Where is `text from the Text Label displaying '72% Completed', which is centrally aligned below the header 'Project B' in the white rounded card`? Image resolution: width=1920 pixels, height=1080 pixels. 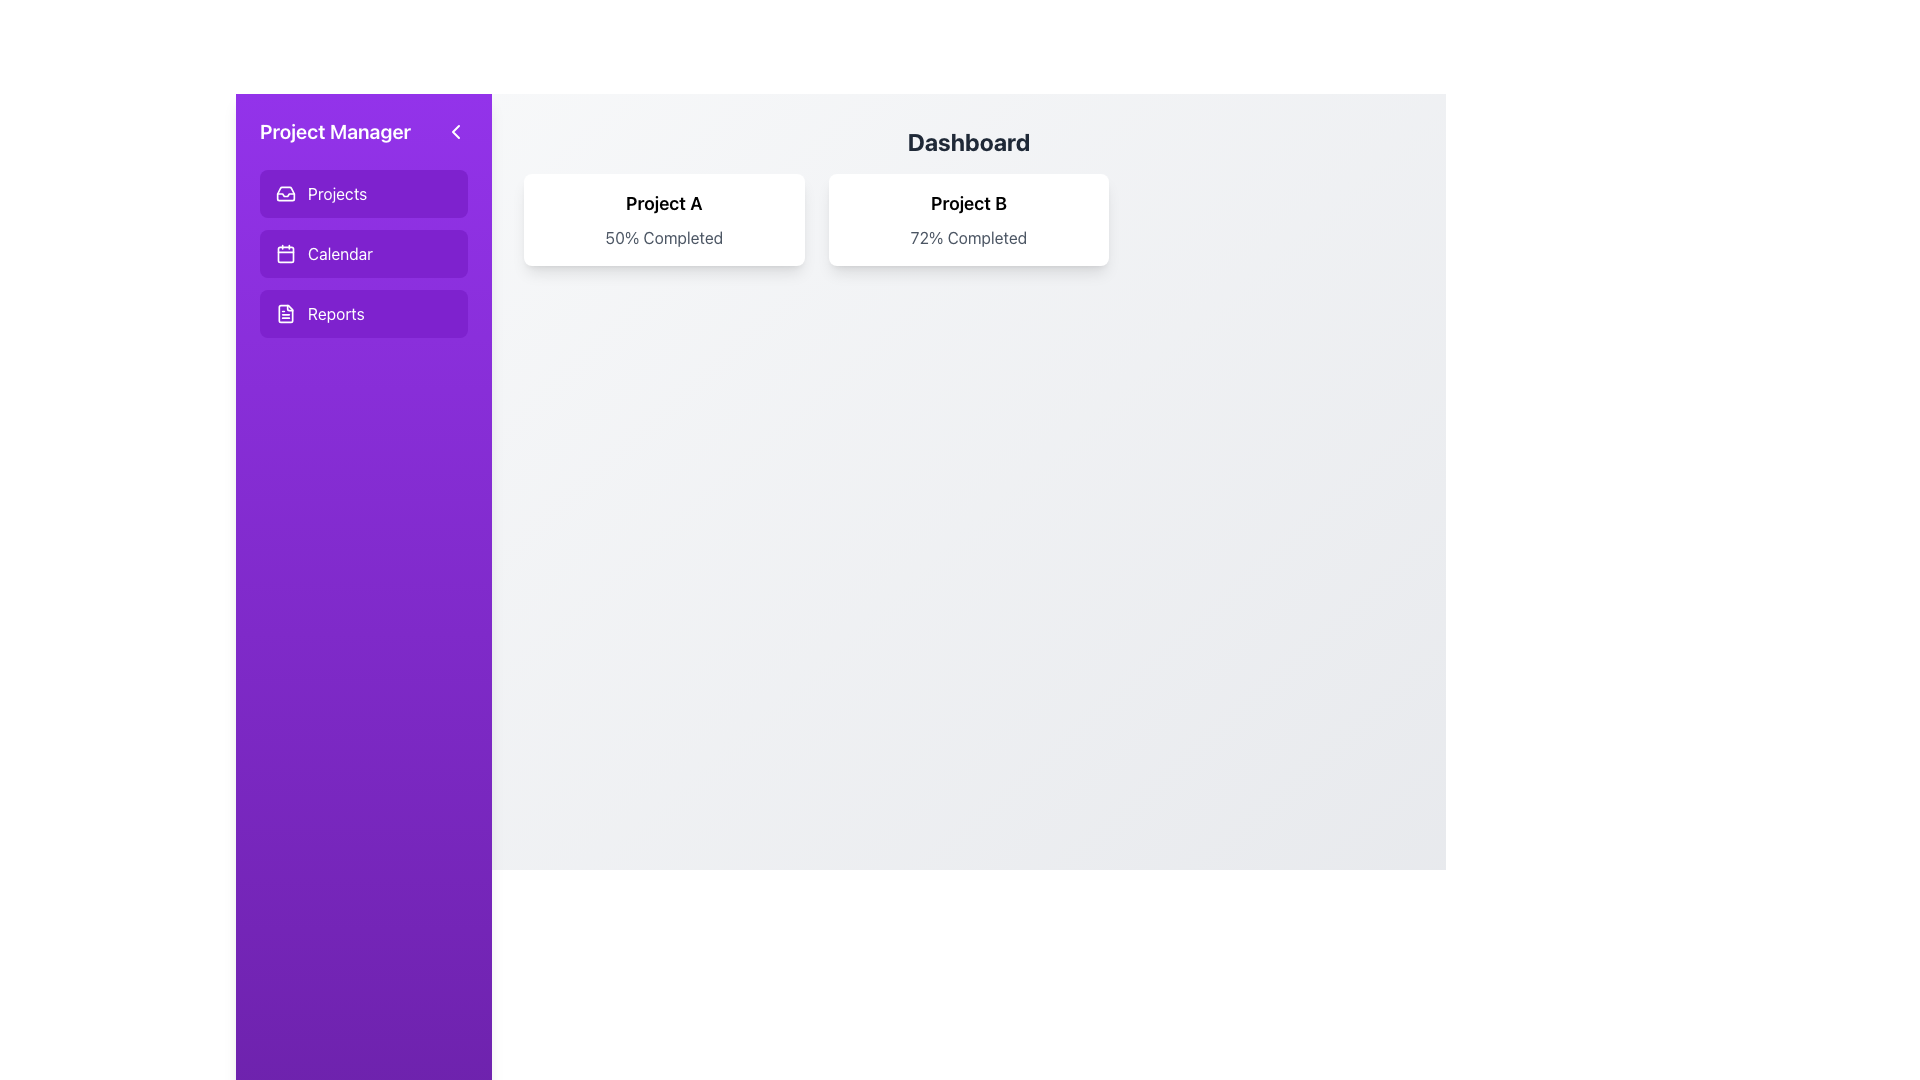
text from the Text Label displaying '72% Completed', which is centrally aligned below the header 'Project B' in the white rounded card is located at coordinates (969, 237).